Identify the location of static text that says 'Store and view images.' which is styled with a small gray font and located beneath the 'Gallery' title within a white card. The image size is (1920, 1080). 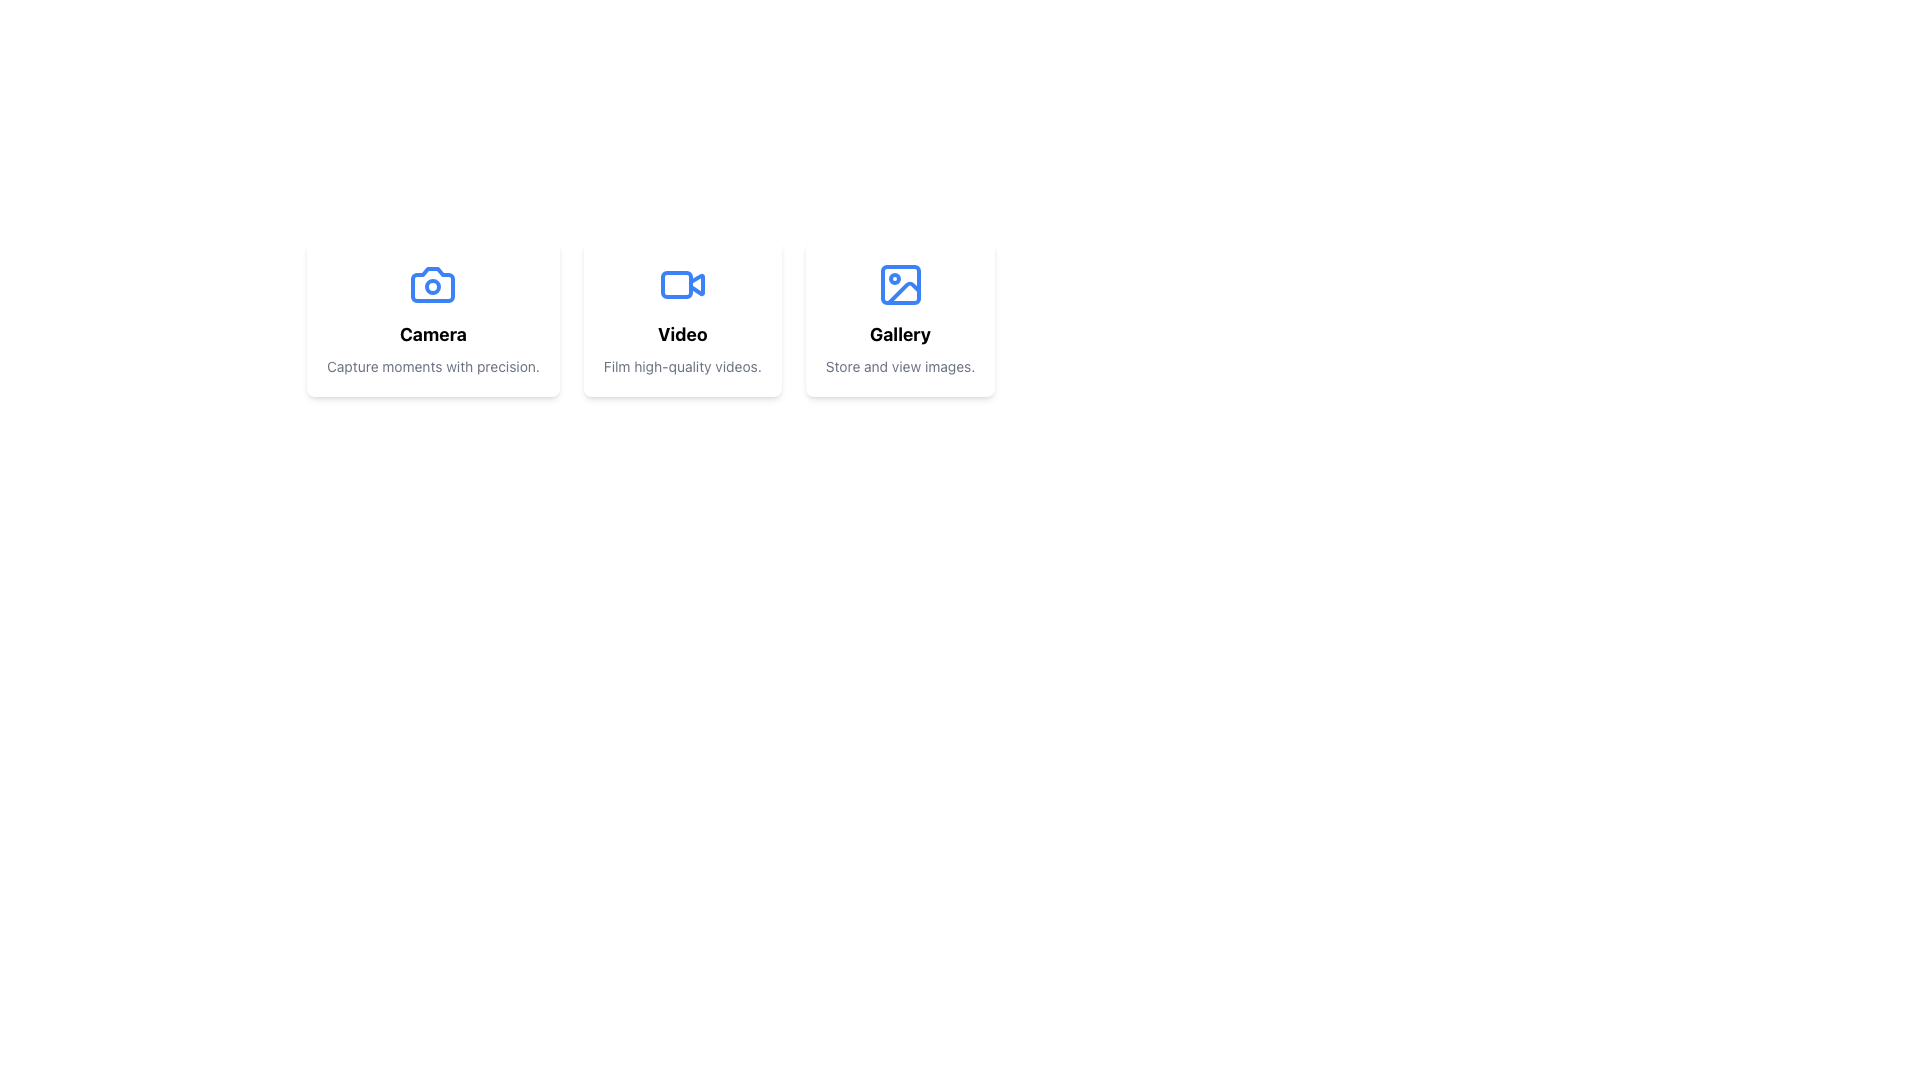
(899, 366).